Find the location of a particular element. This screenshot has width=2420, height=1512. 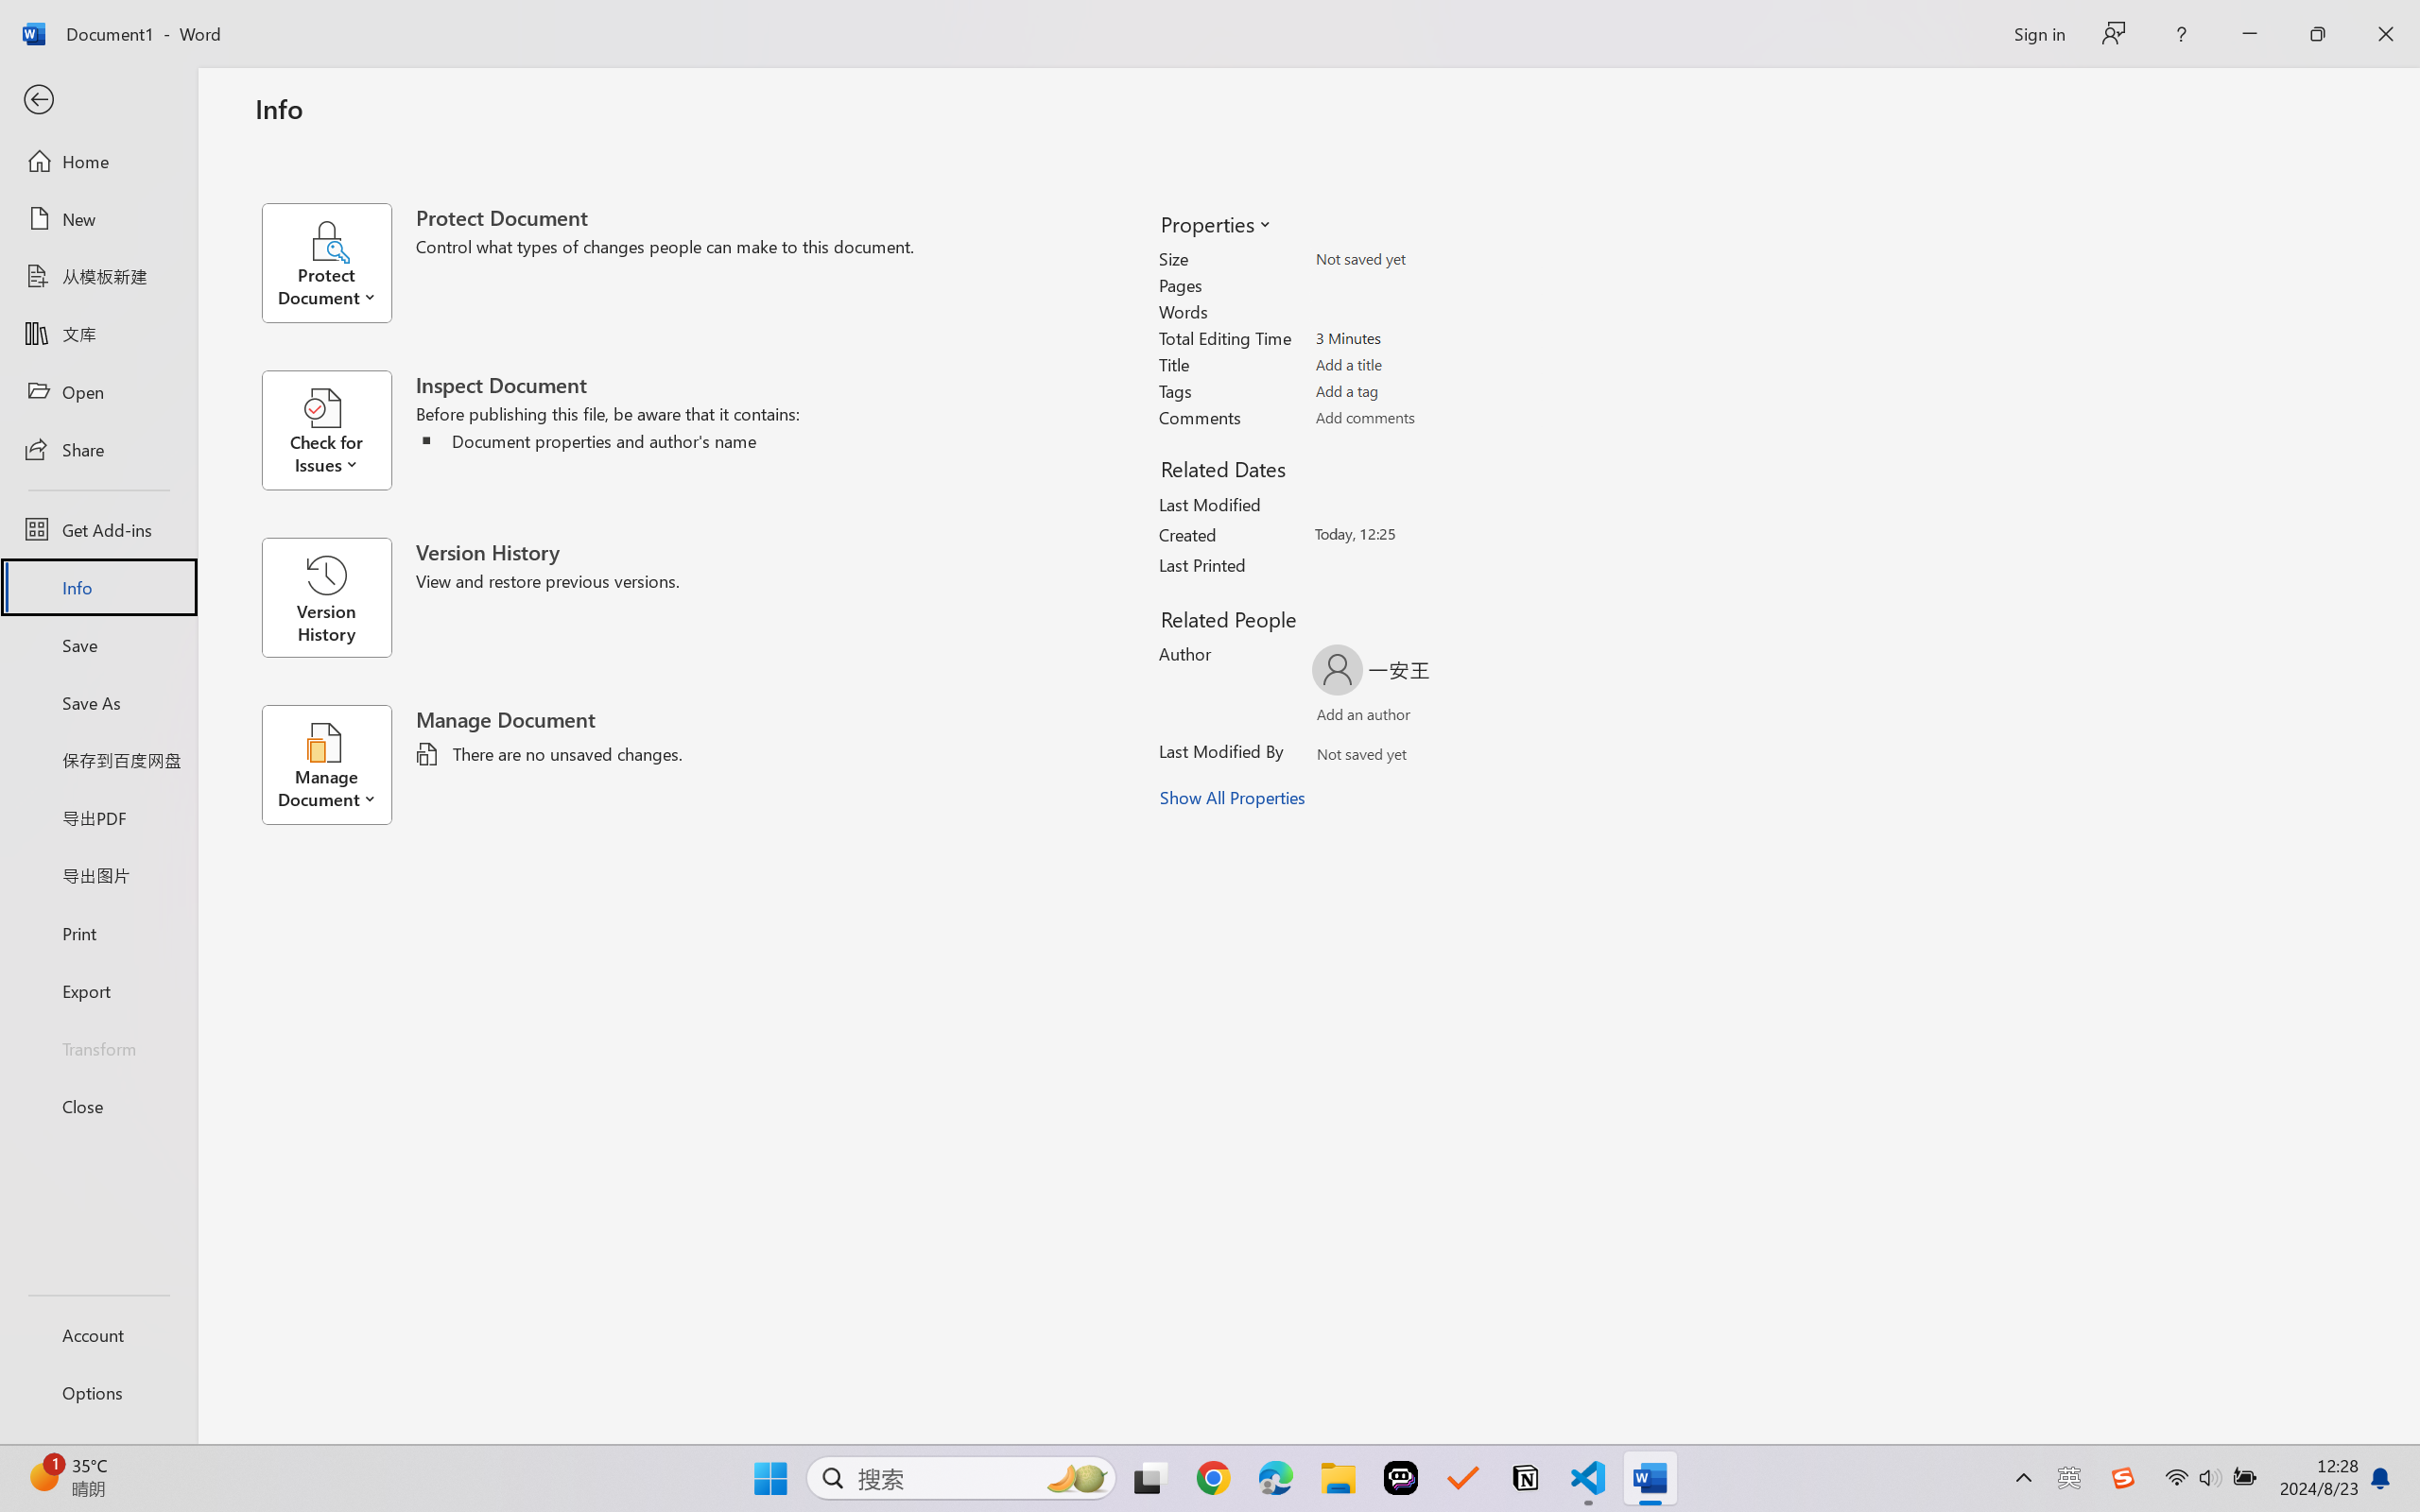

'Pages' is located at coordinates (1426, 284).